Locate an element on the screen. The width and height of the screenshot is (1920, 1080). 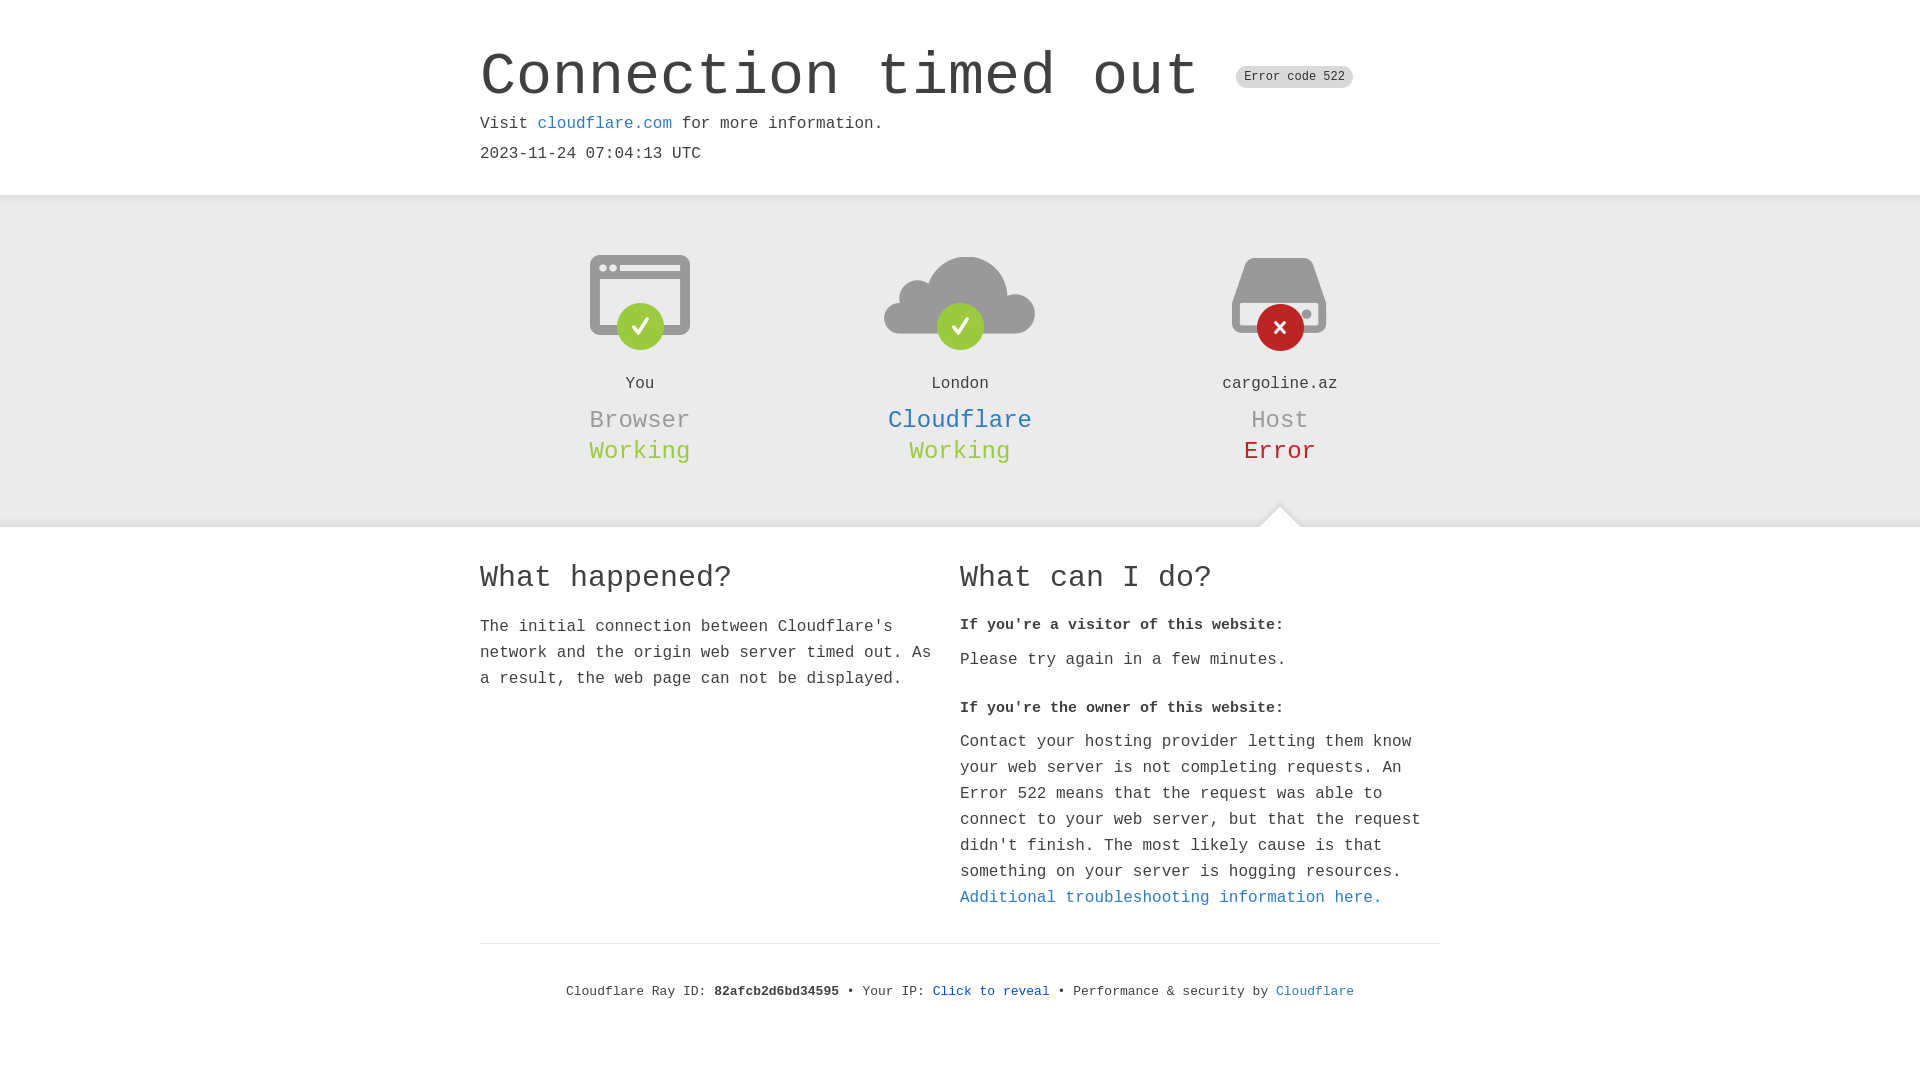
'Additional troubleshooting information here.' is located at coordinates (1171, 897).